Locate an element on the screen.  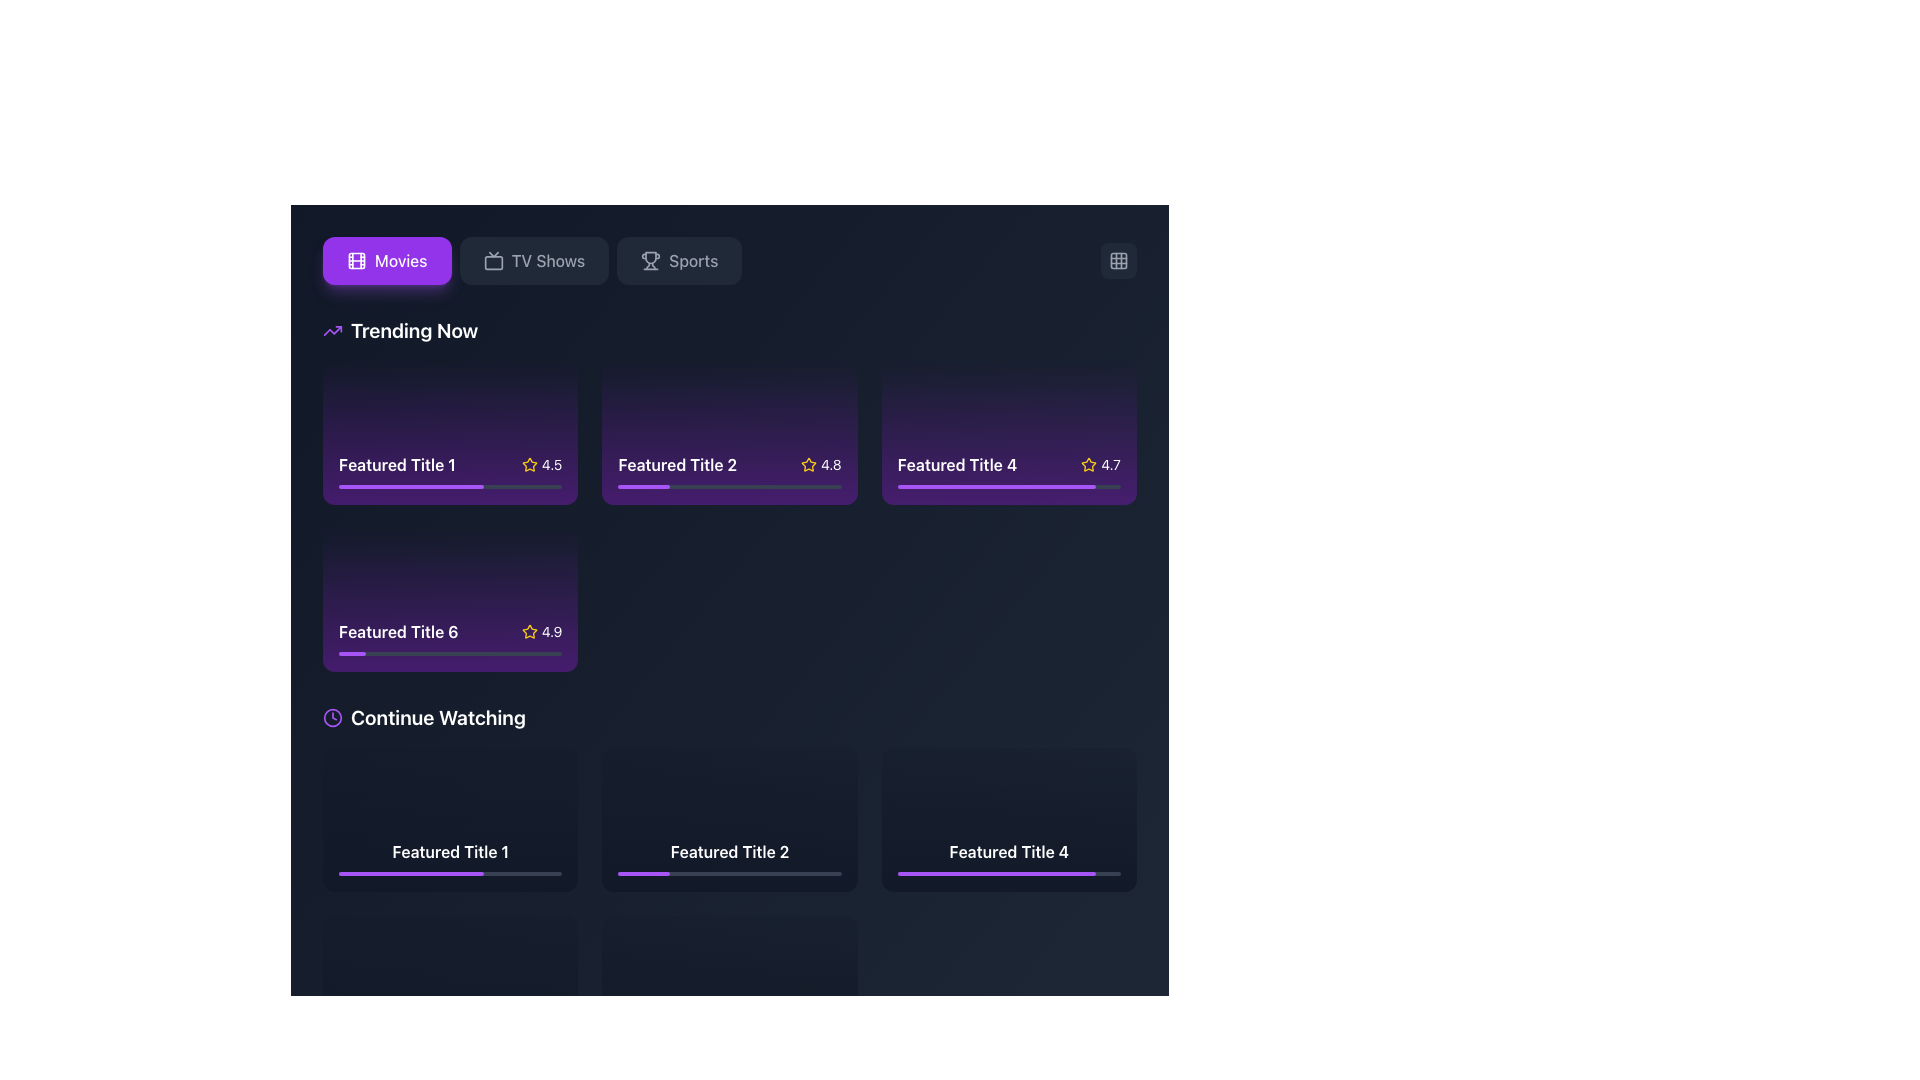
the Content Card displaying featured information is located at coordinates (449, 431).